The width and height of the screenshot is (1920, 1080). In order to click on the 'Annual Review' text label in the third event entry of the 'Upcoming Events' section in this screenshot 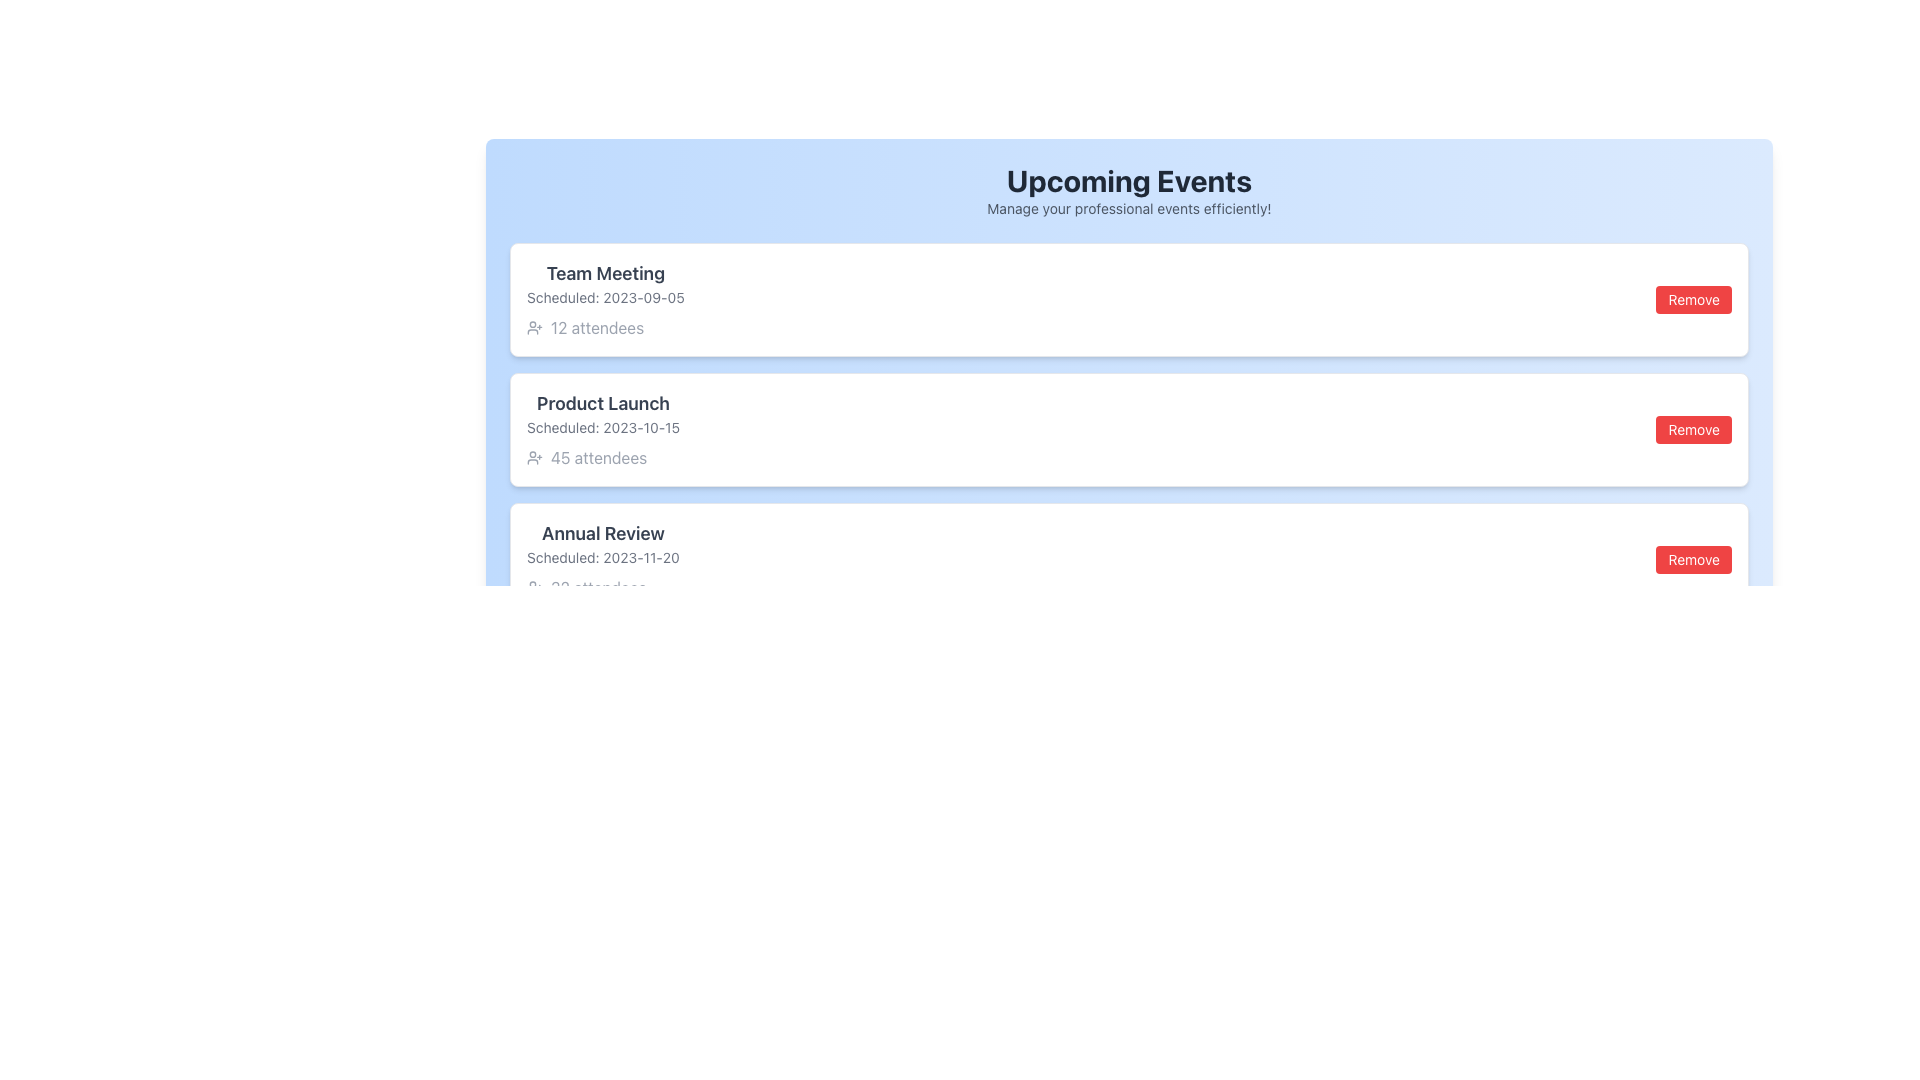, I will do `click(602, 532)`.